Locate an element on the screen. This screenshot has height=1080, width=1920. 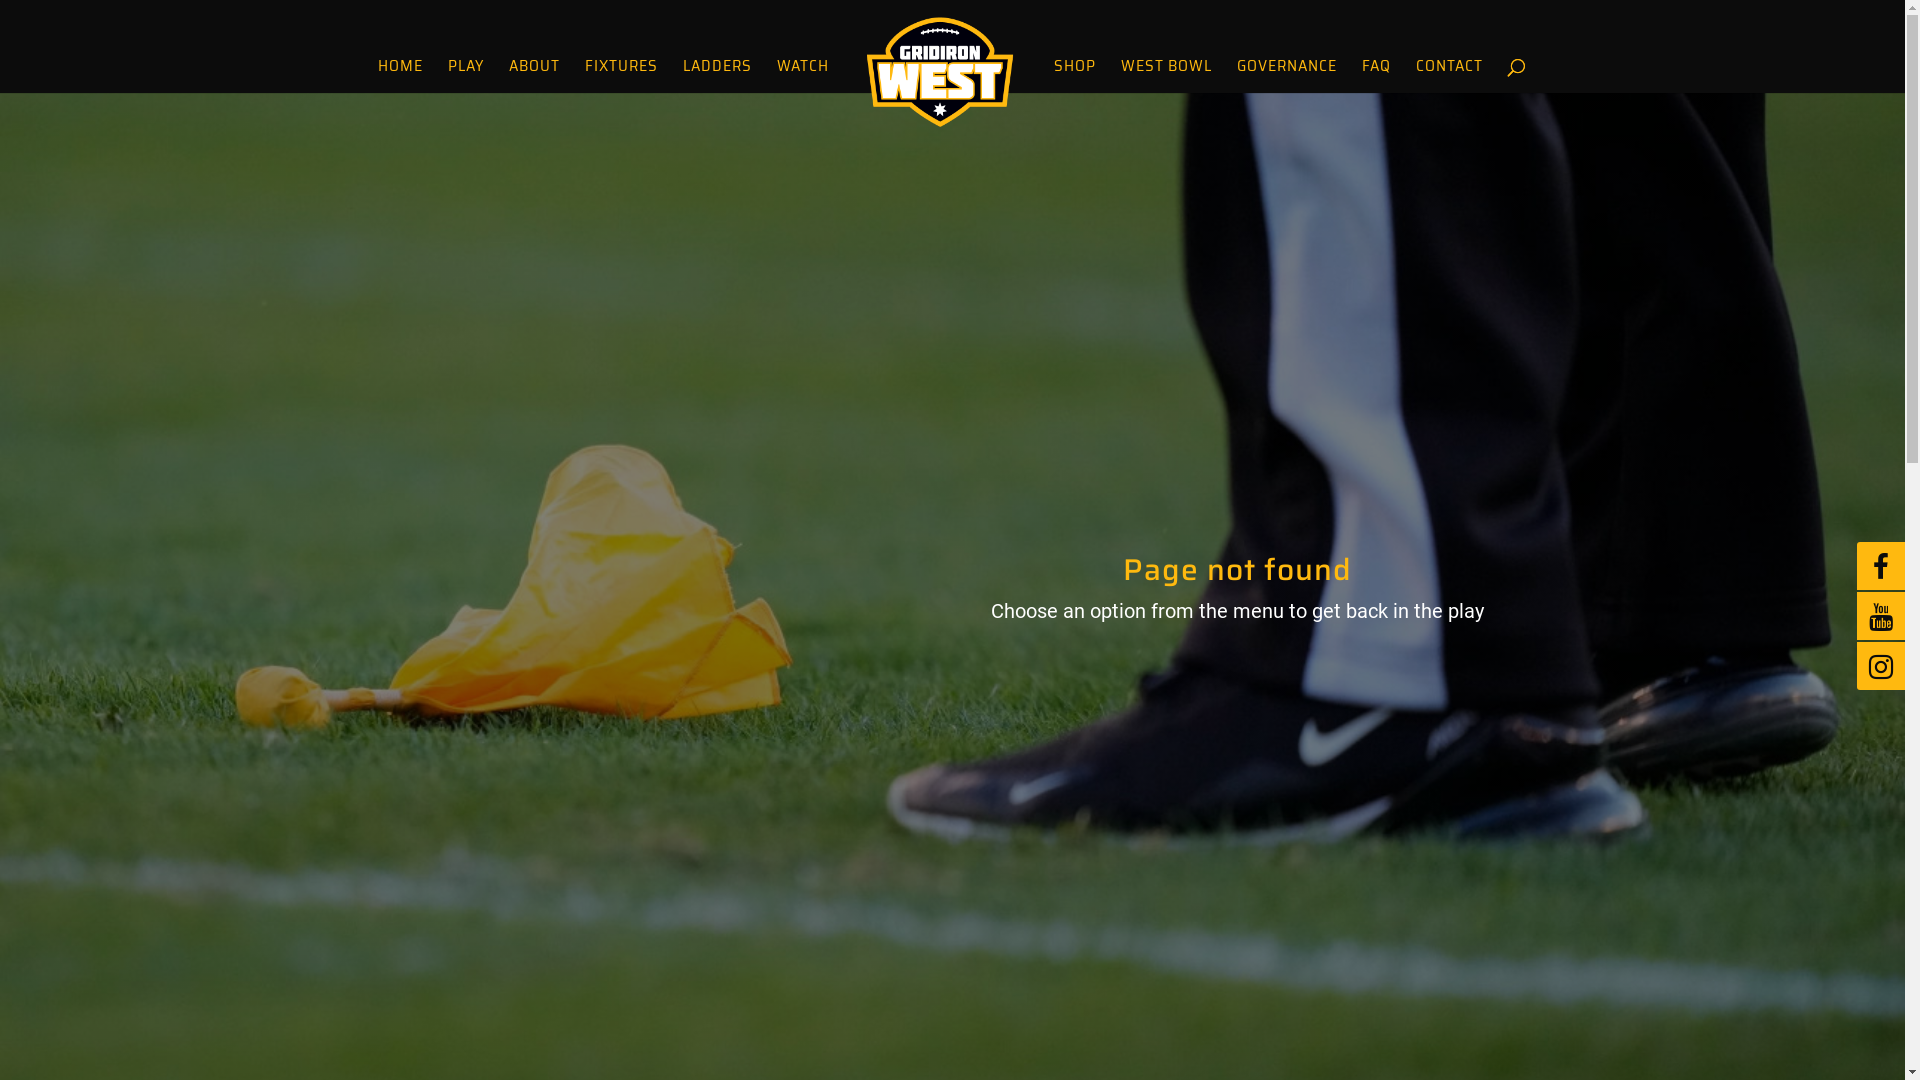
'FAQ' is located at coordinates (1375, 75).